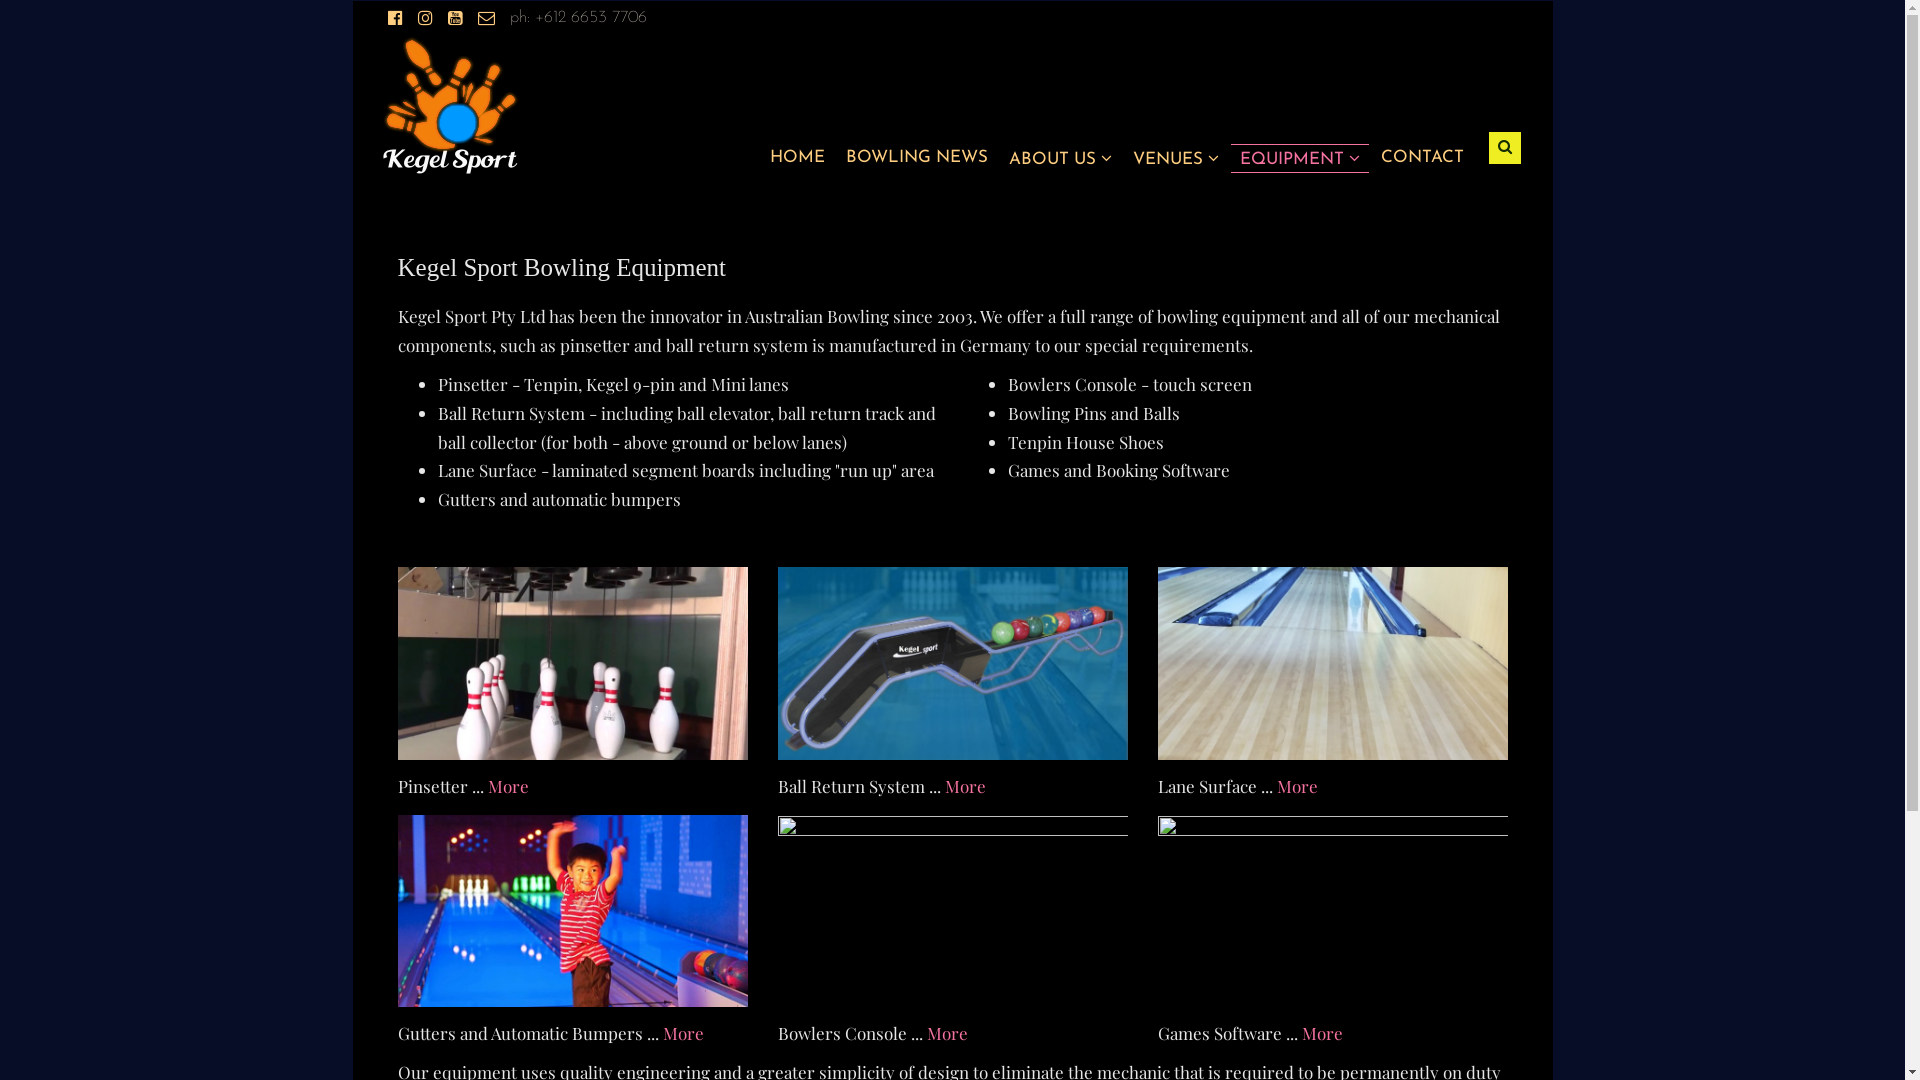  Describe the element at coordinates (952, 911) in the screenshot. I see `'bowlwrs console'` at that location.